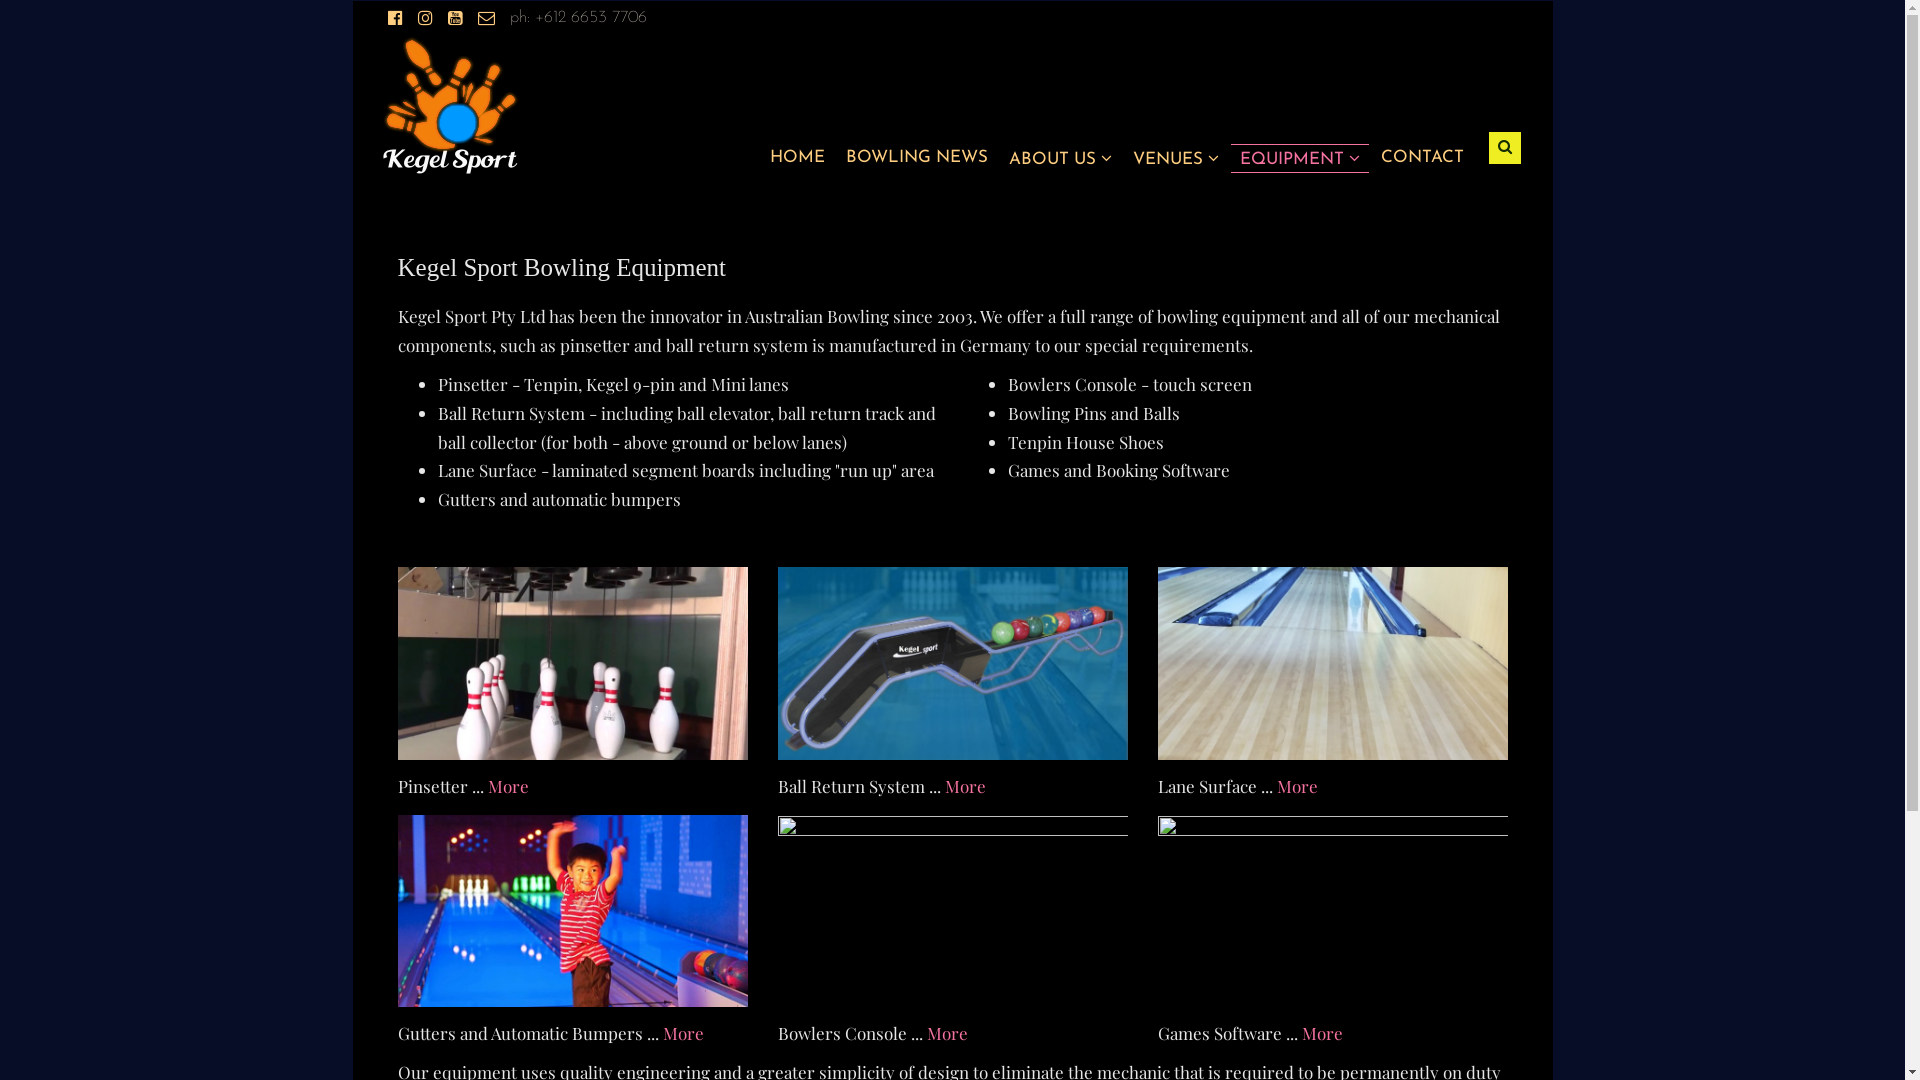  Describe the element at coordinates (952, 911) in the screenshot. I see `'bowlwrs console'` at that location.